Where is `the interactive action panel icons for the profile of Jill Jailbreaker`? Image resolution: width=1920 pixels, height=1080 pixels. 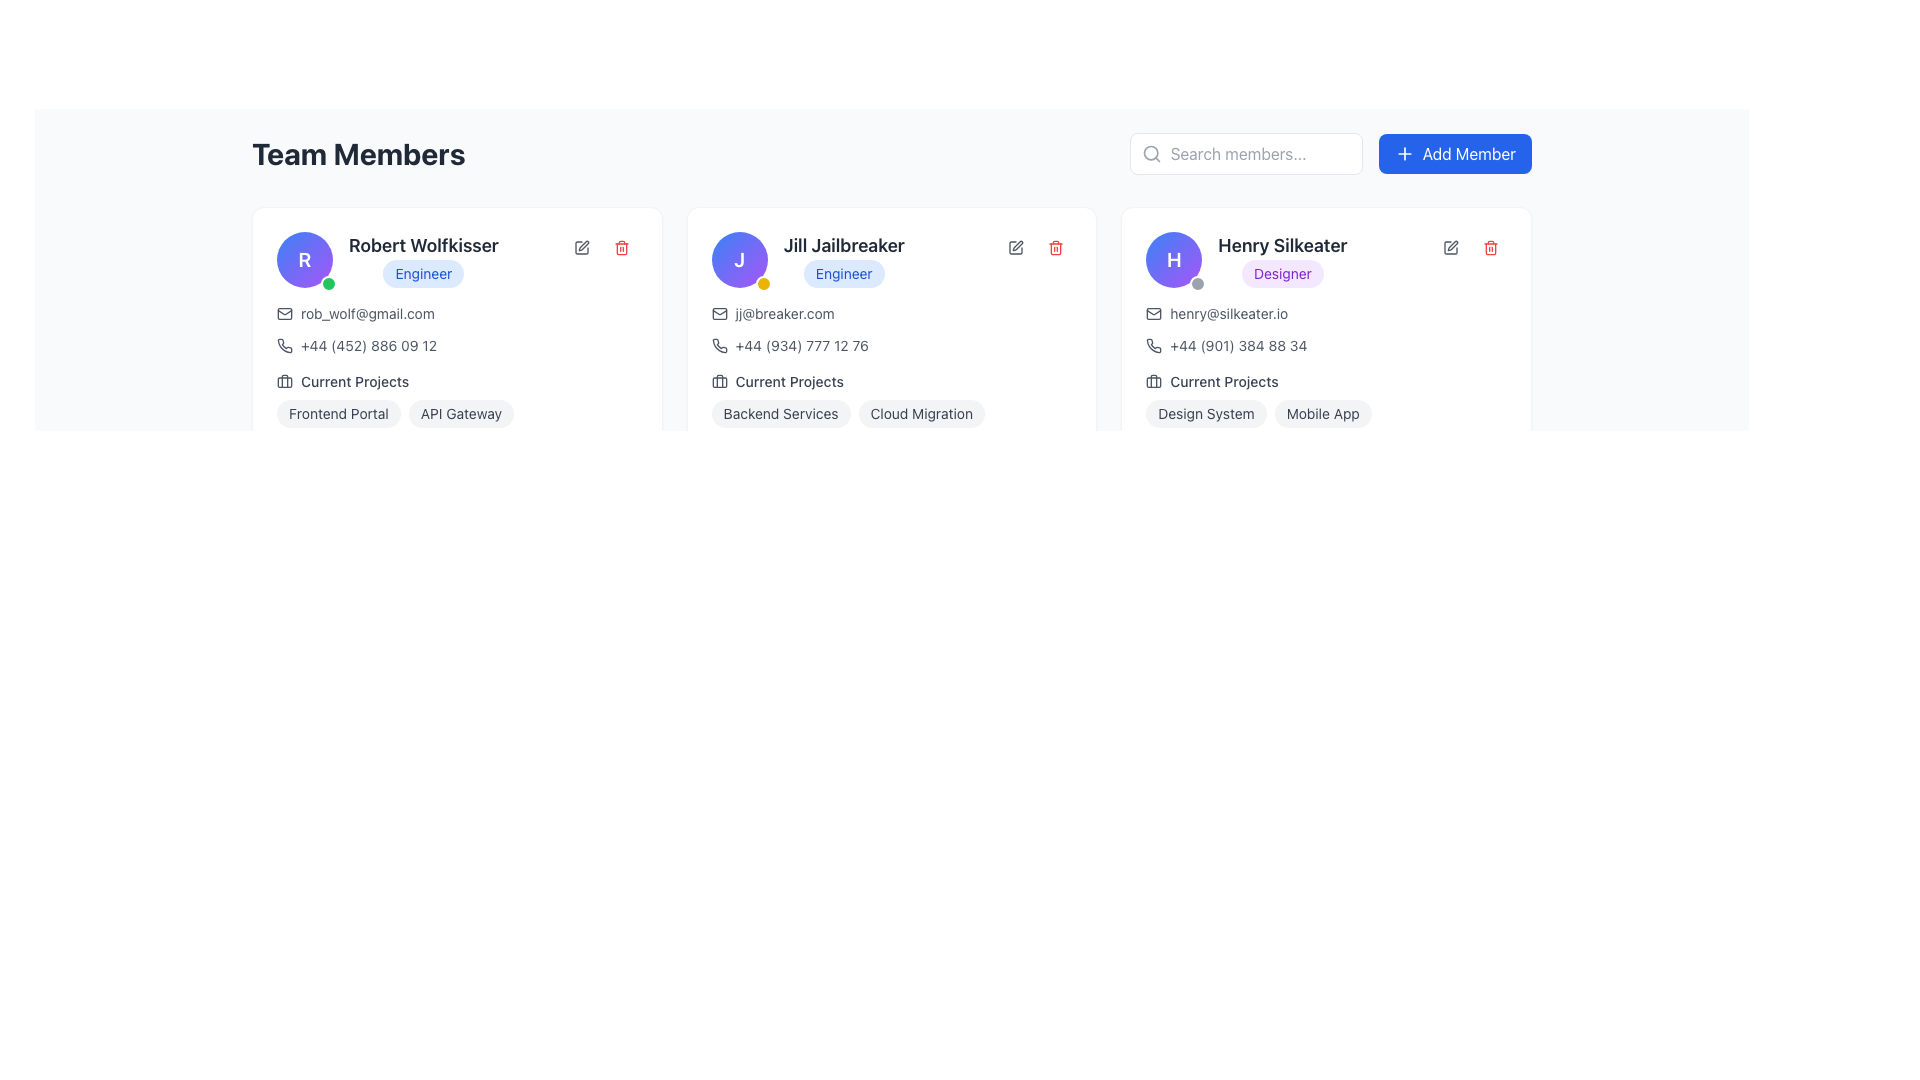
the interactive action panel icons for the profile of Jill Jailbreaker is located at coordinates (1036, 246).